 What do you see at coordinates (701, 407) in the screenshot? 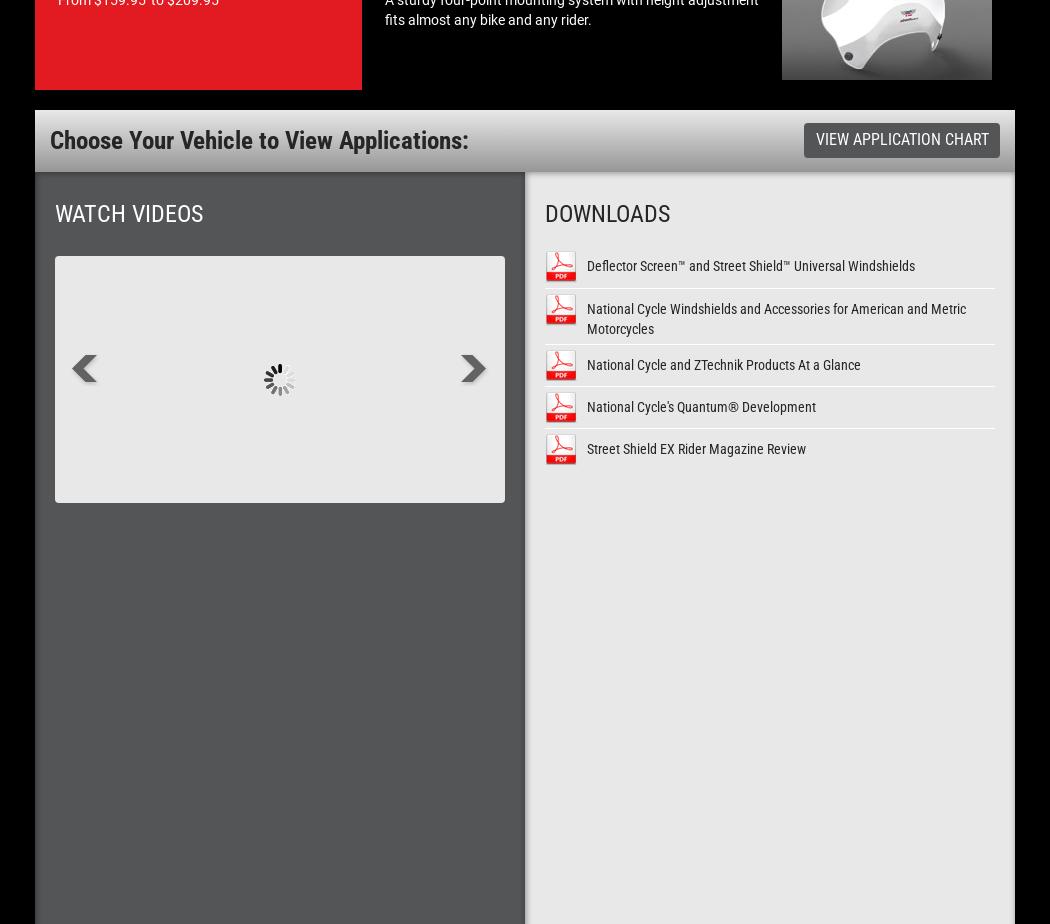
I see `'National Cycle's Quantum® Development'` at bounding box center [701, 407].